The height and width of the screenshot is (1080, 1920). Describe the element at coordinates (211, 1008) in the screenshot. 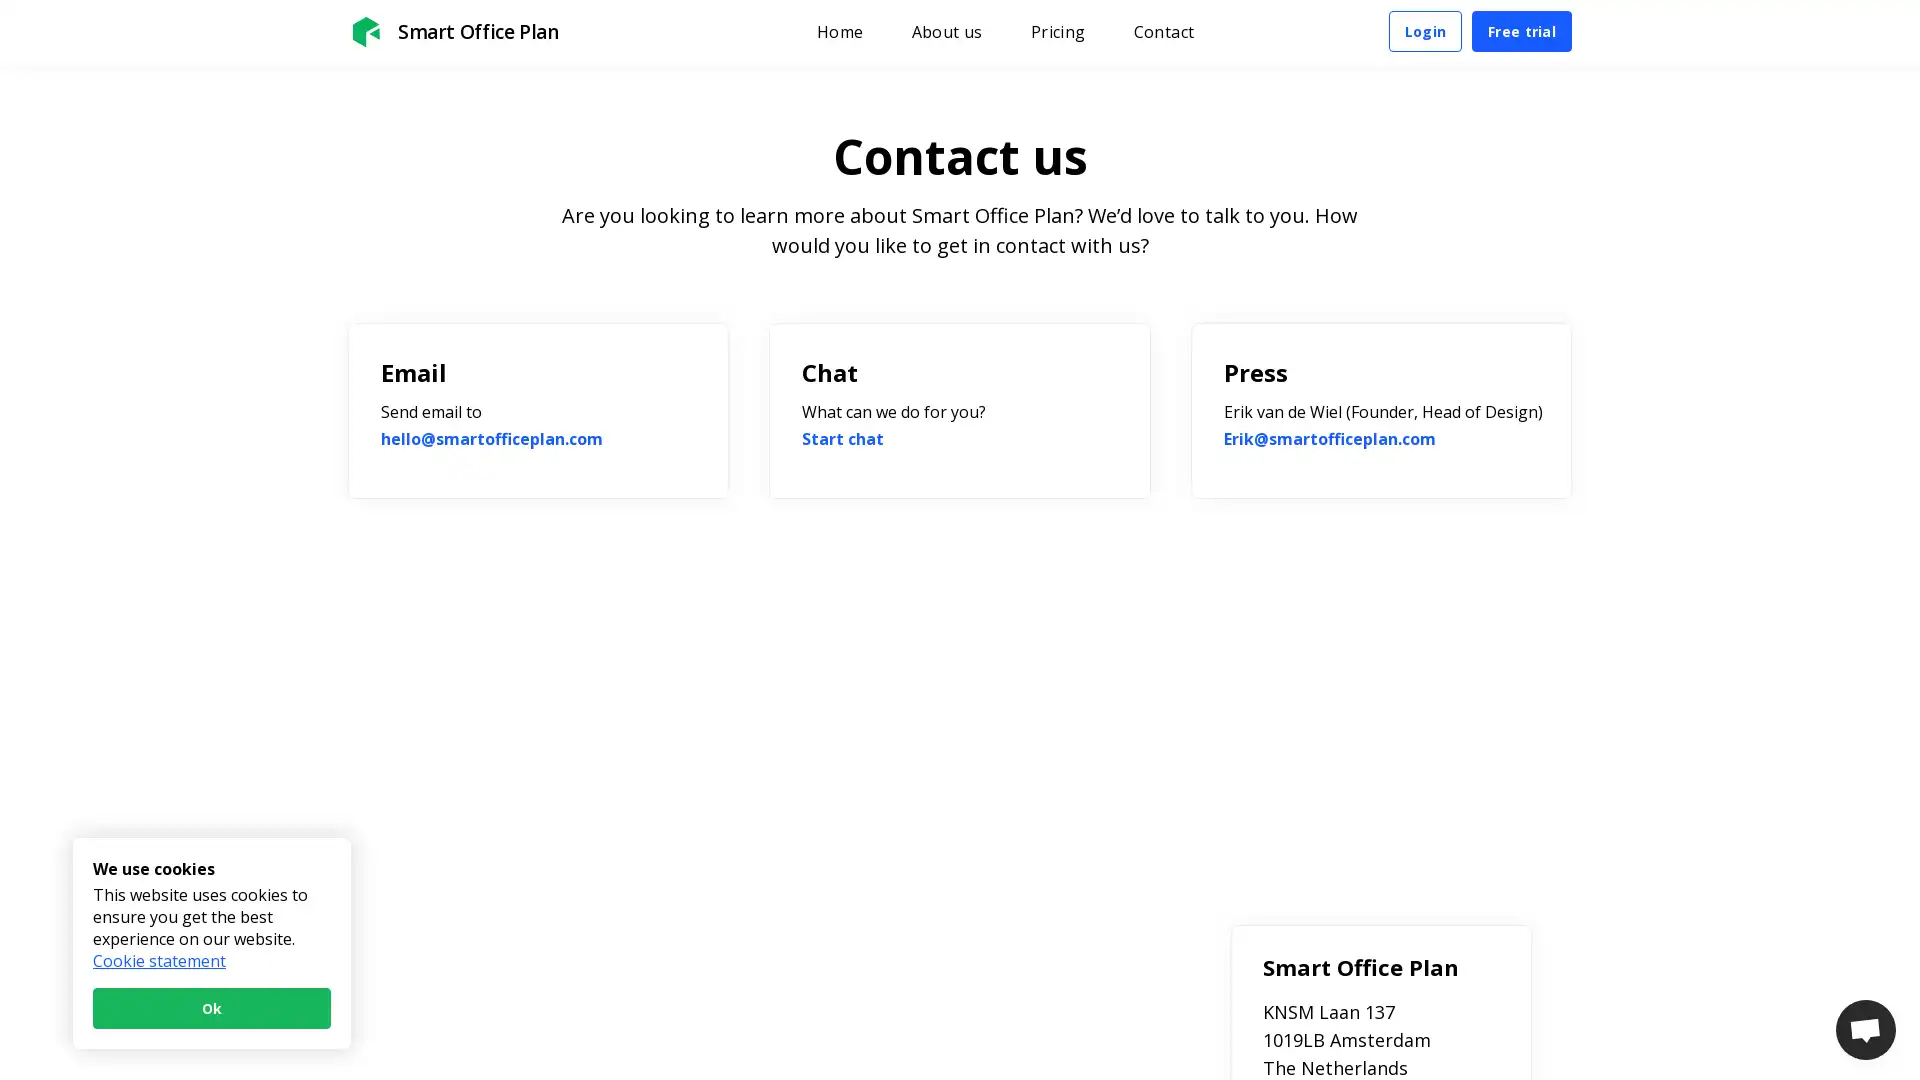

I see `Ok` at that location.